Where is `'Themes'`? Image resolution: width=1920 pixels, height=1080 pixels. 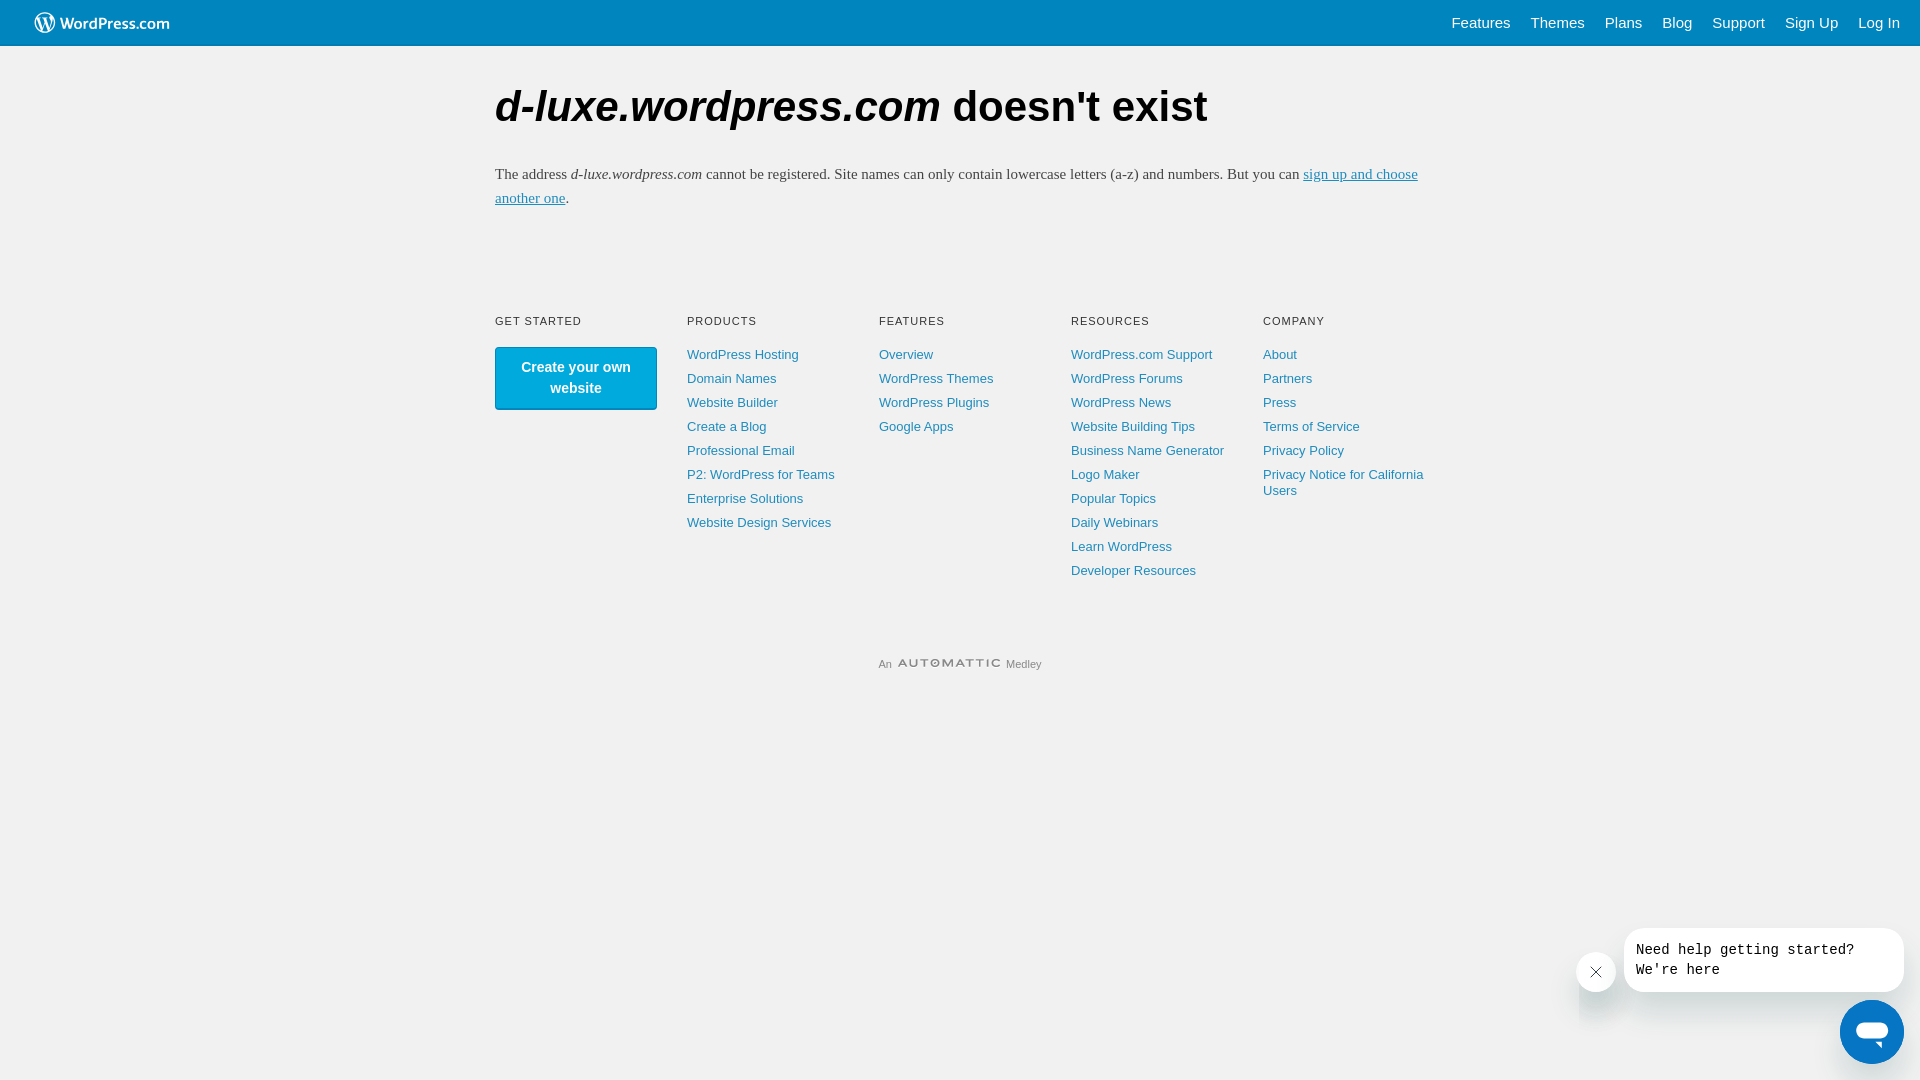
'Themes' is located at coordinates (1557, 23).